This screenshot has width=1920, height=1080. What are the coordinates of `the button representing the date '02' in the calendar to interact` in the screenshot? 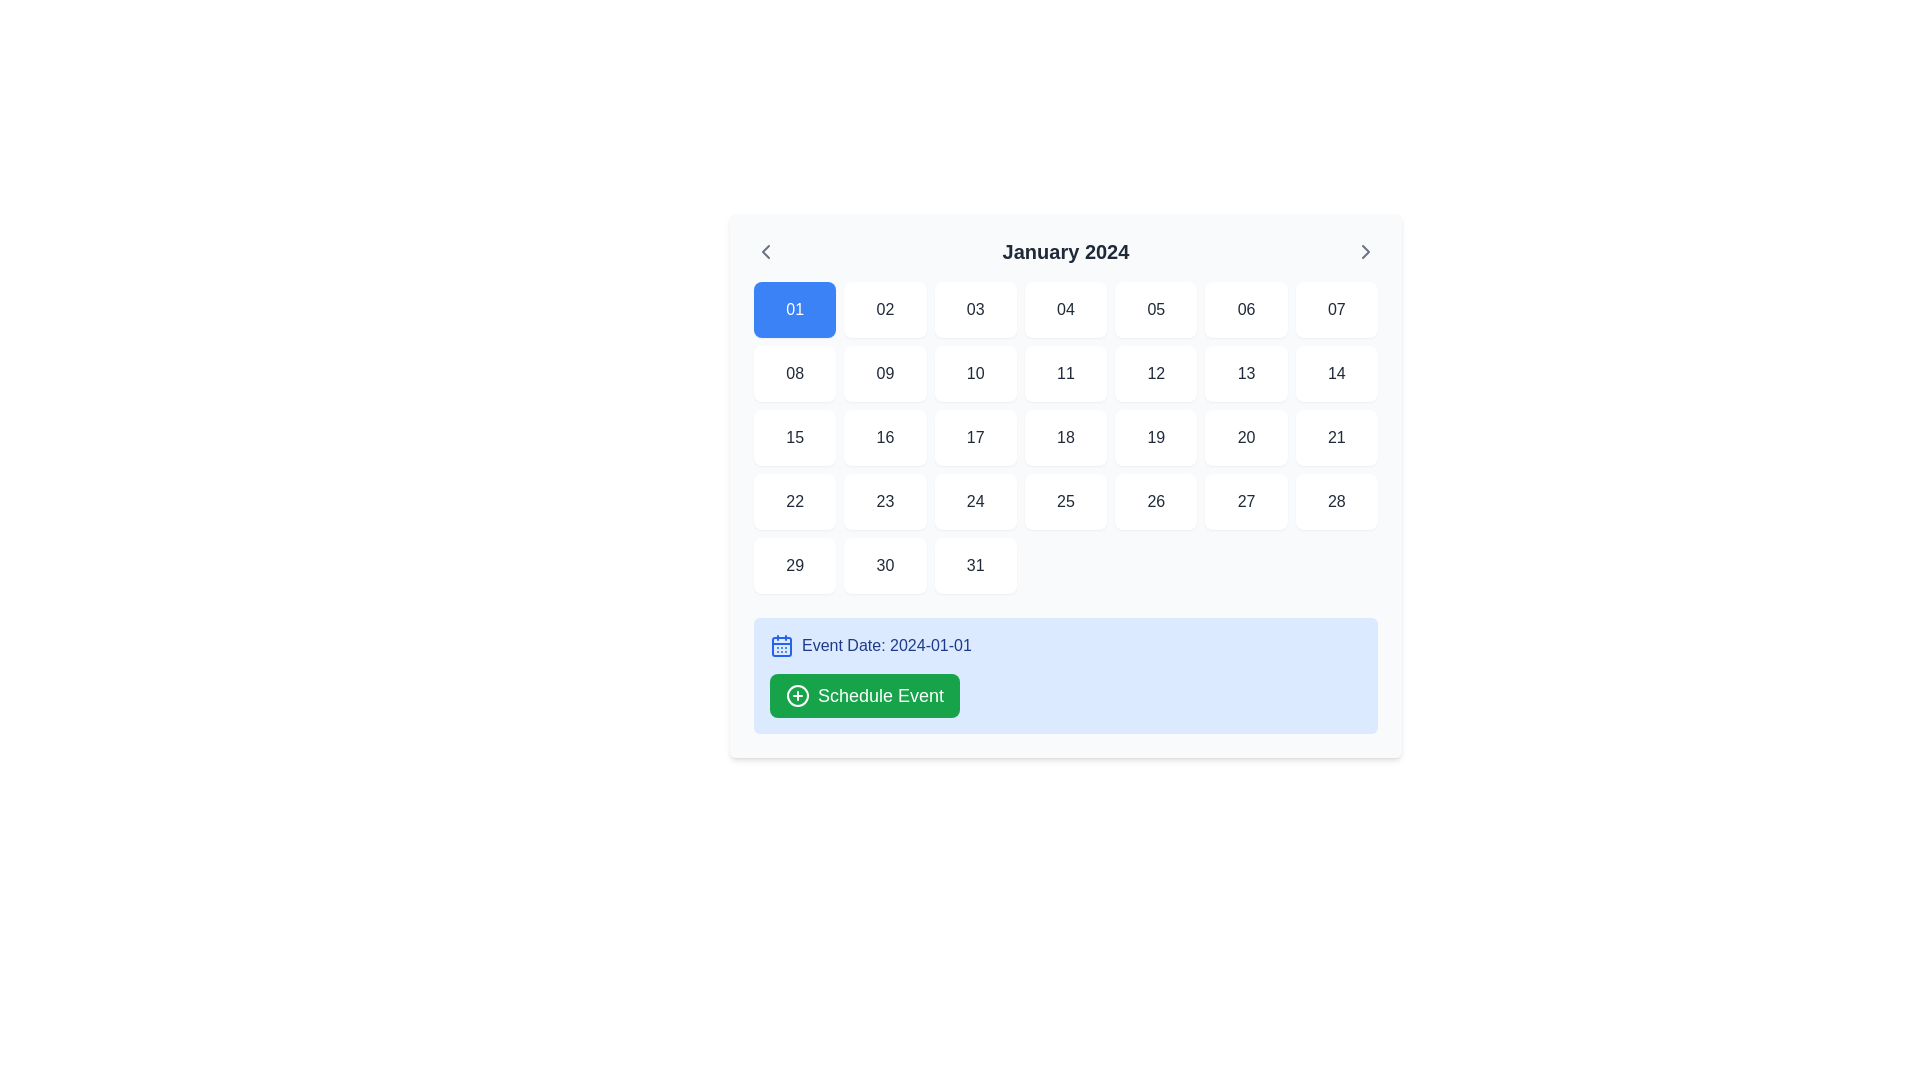 It's located at (884, 309).